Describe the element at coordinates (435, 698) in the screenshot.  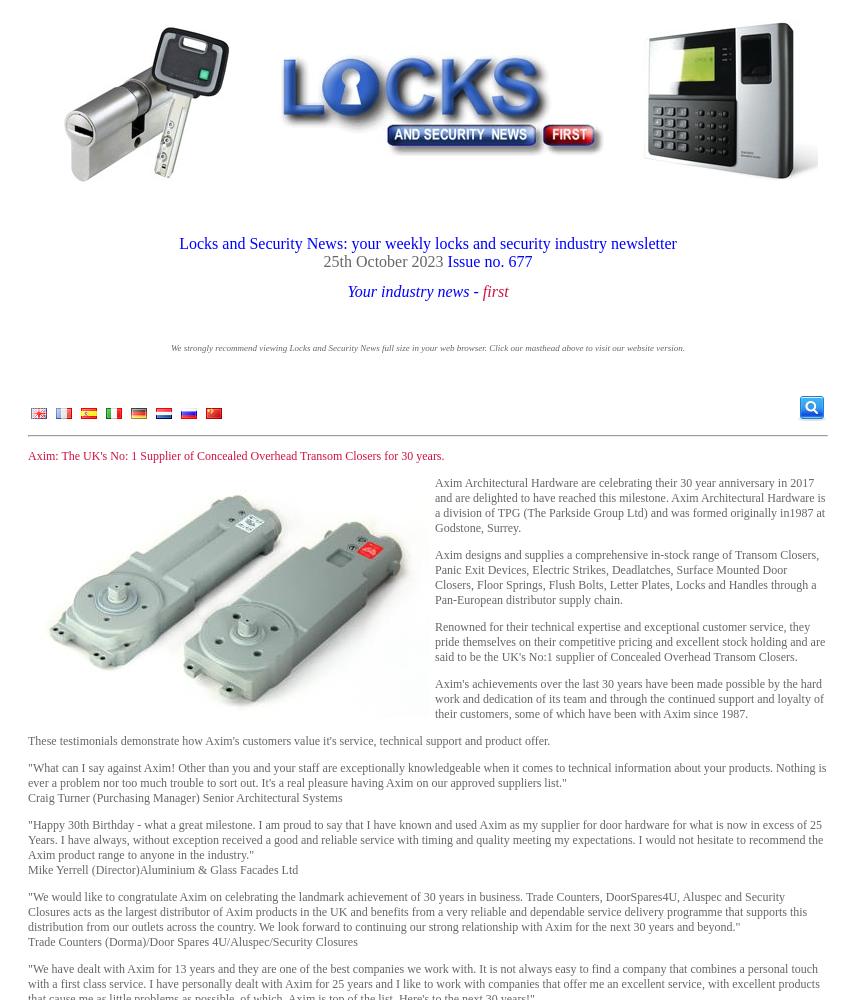
I see `'Axim's achievements over the last 30 years have been made possible by the hard work and dedication of its team and through the continued support and loyalty of their customers, some of which have been with Axim since 1987.'` at that location.